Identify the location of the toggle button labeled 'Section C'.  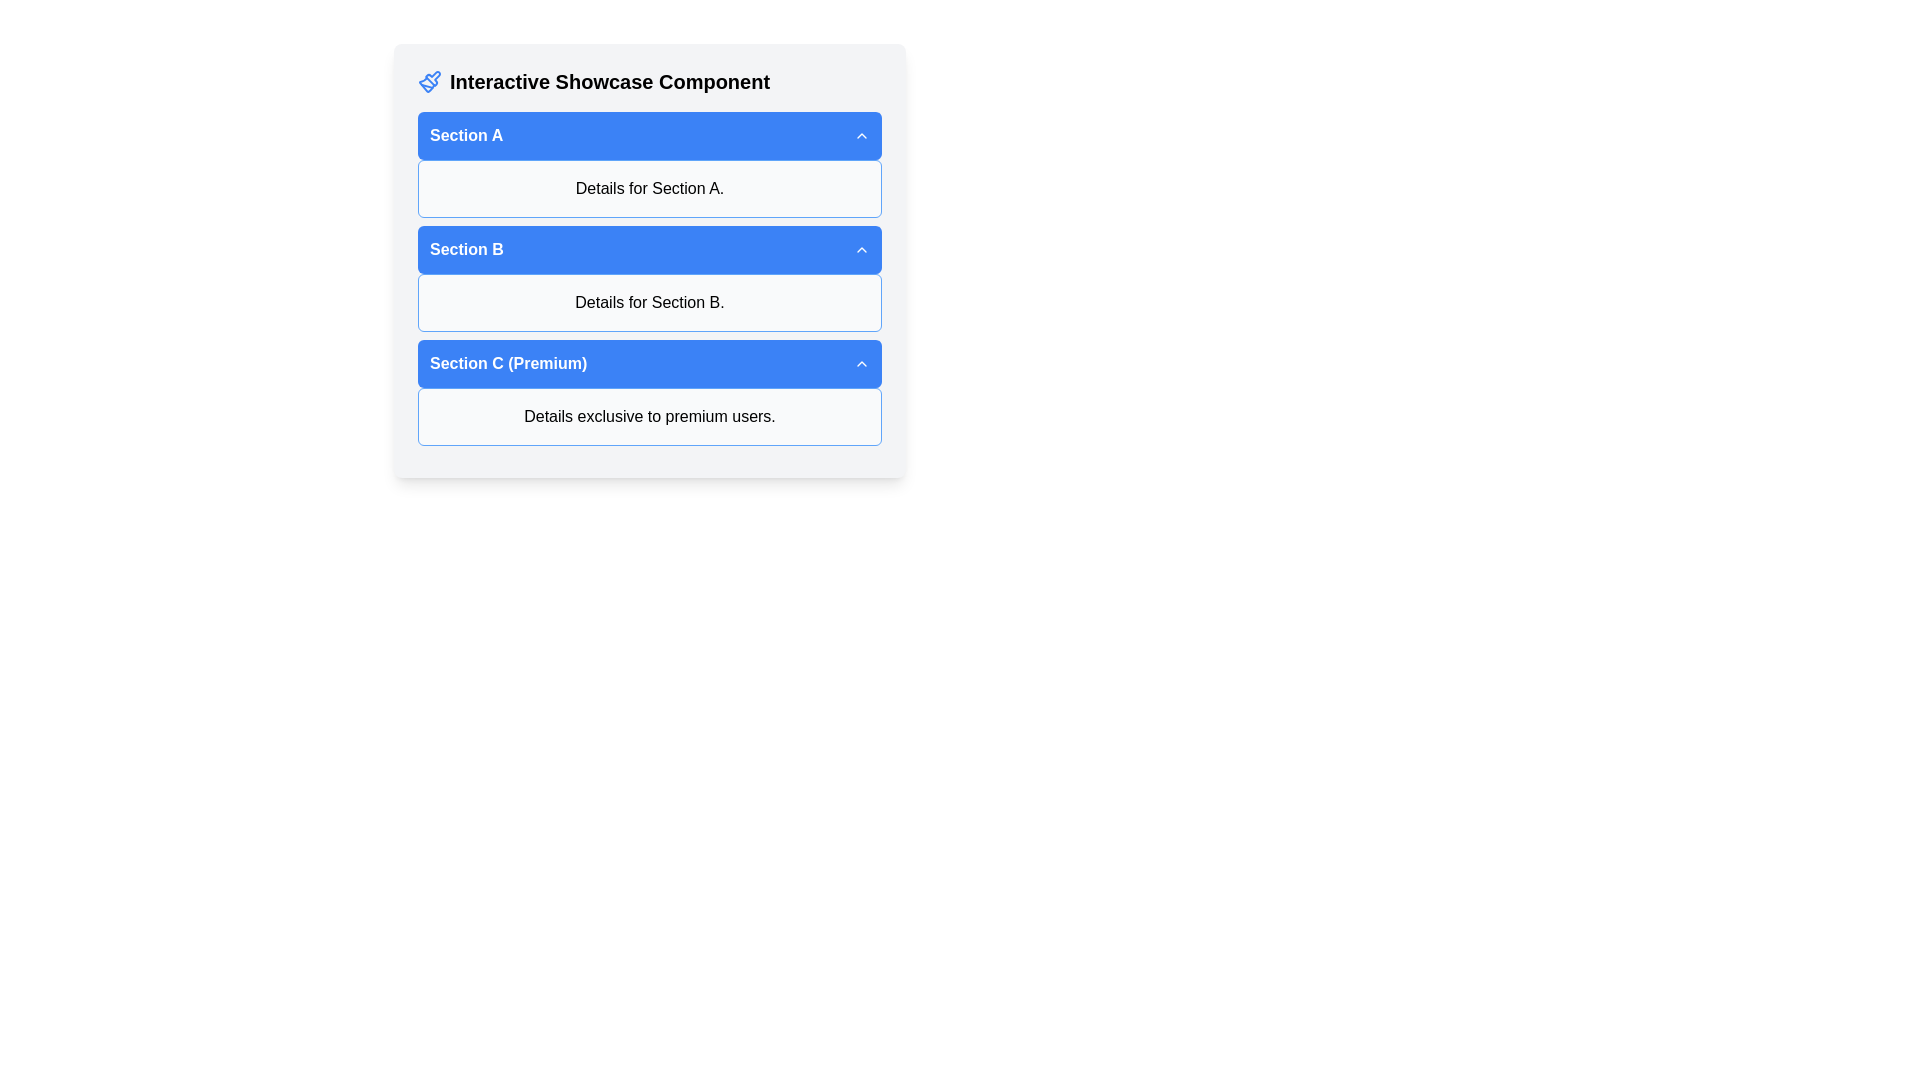
(649, 363).